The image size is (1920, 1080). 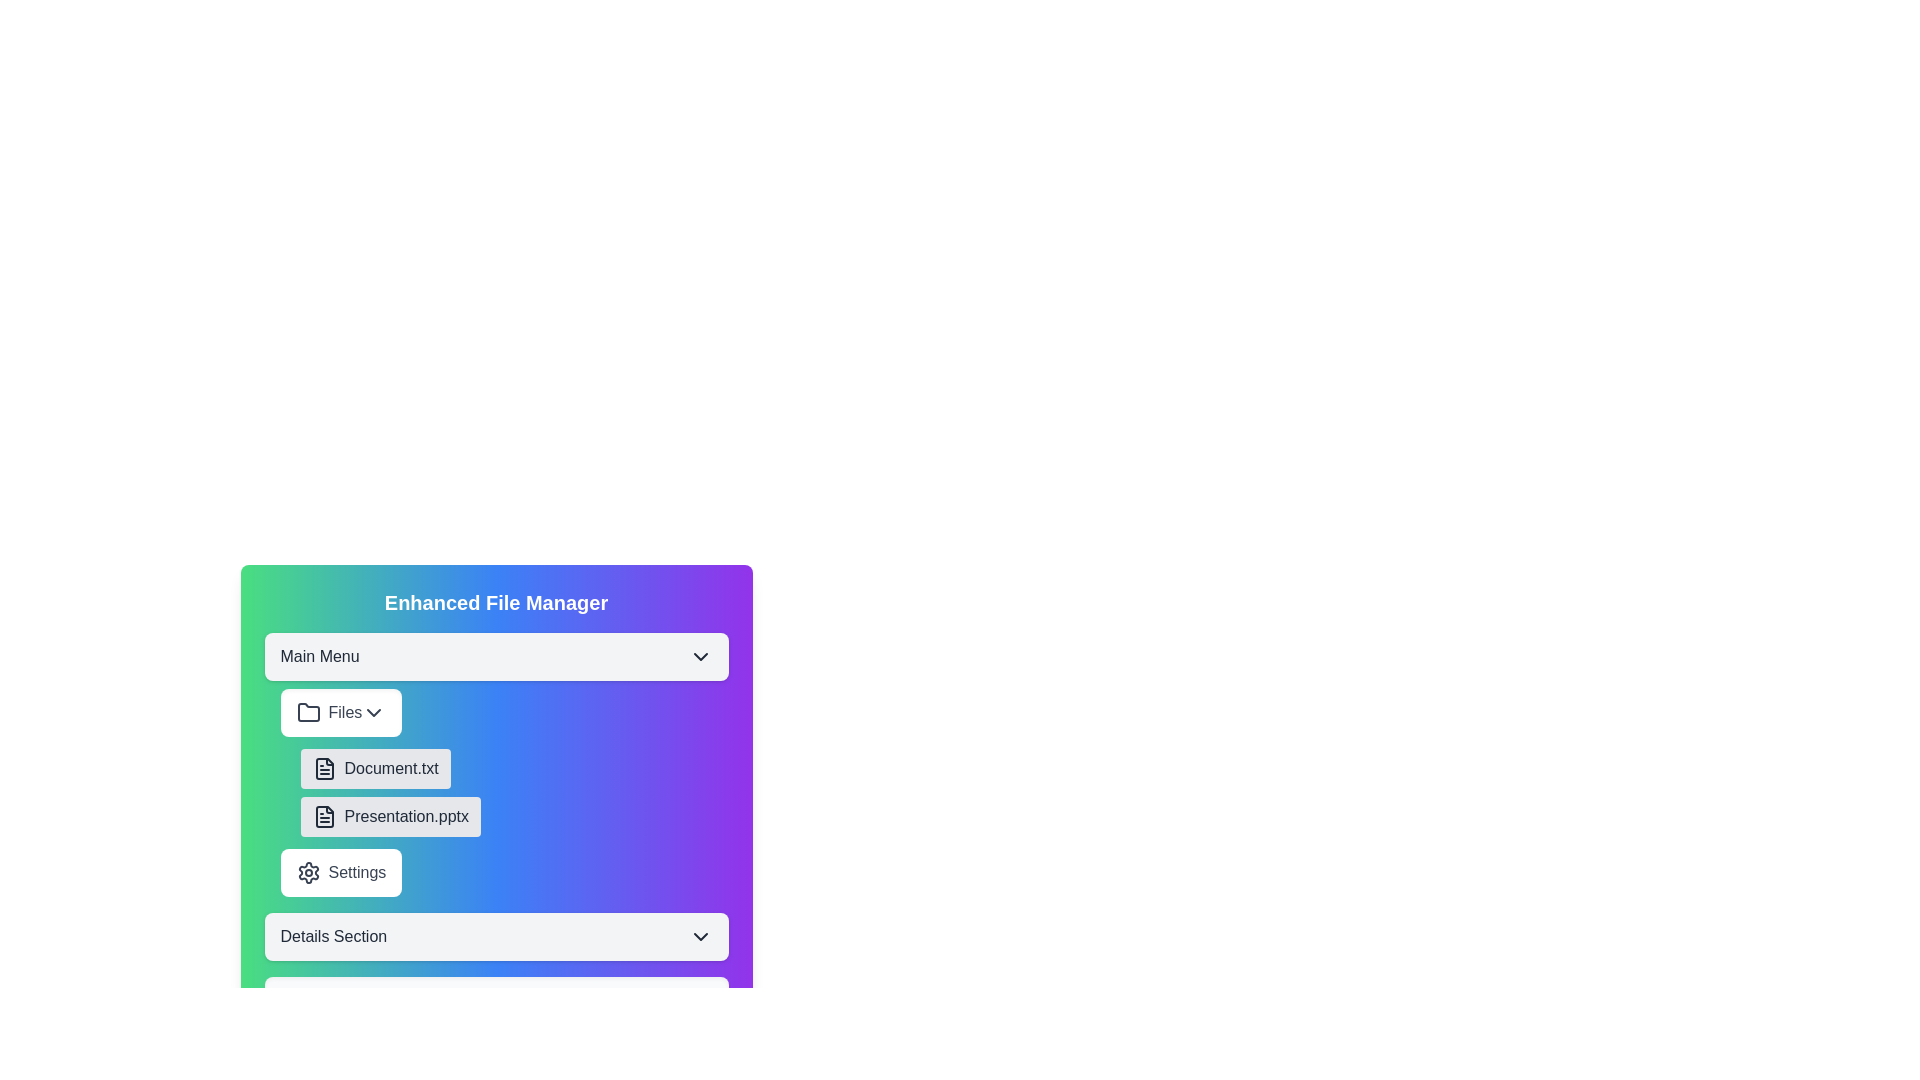 I want to click on the chevron icon located to the right of the text 'Files', so click(x=374, y=712).